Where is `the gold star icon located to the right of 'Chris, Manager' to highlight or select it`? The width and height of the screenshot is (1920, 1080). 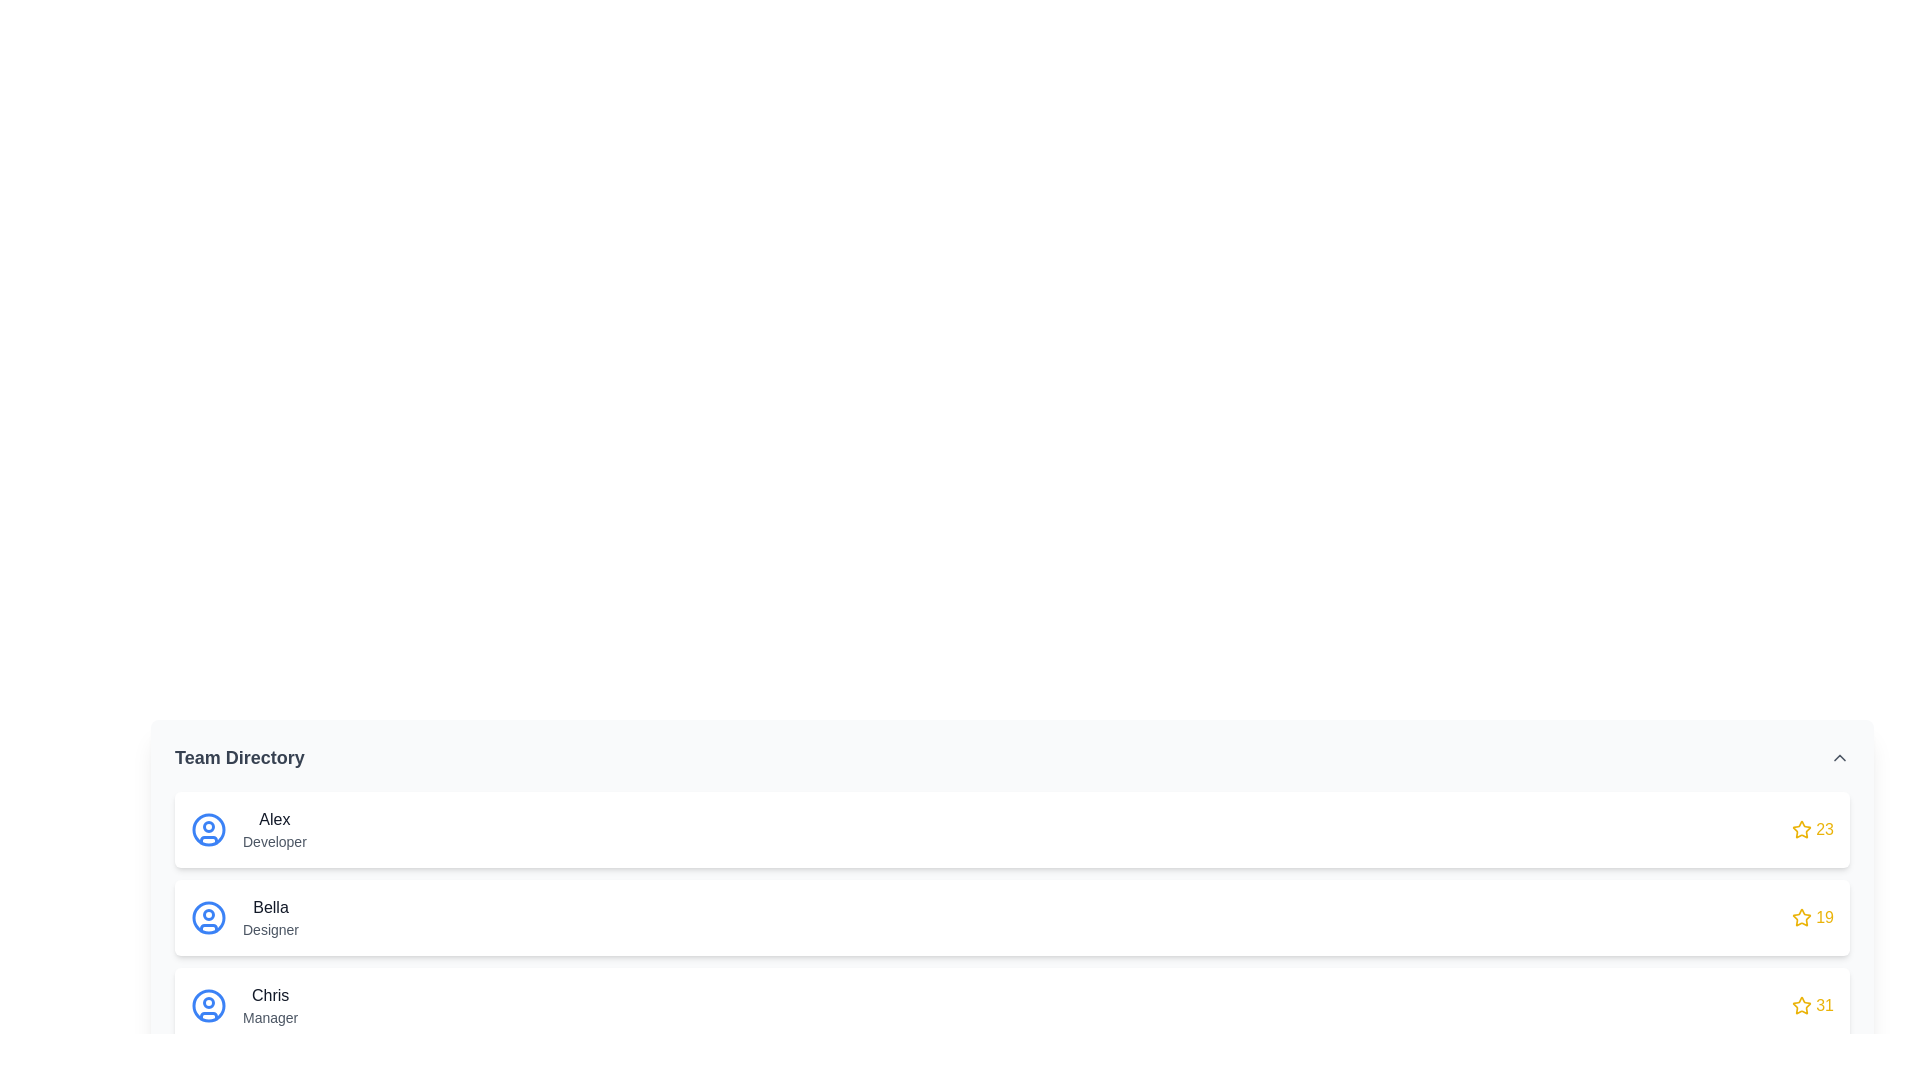 the gold star icon located to the right of 'Chris, Manager' to highlight or select it is located at coordinates (1802, 1005).